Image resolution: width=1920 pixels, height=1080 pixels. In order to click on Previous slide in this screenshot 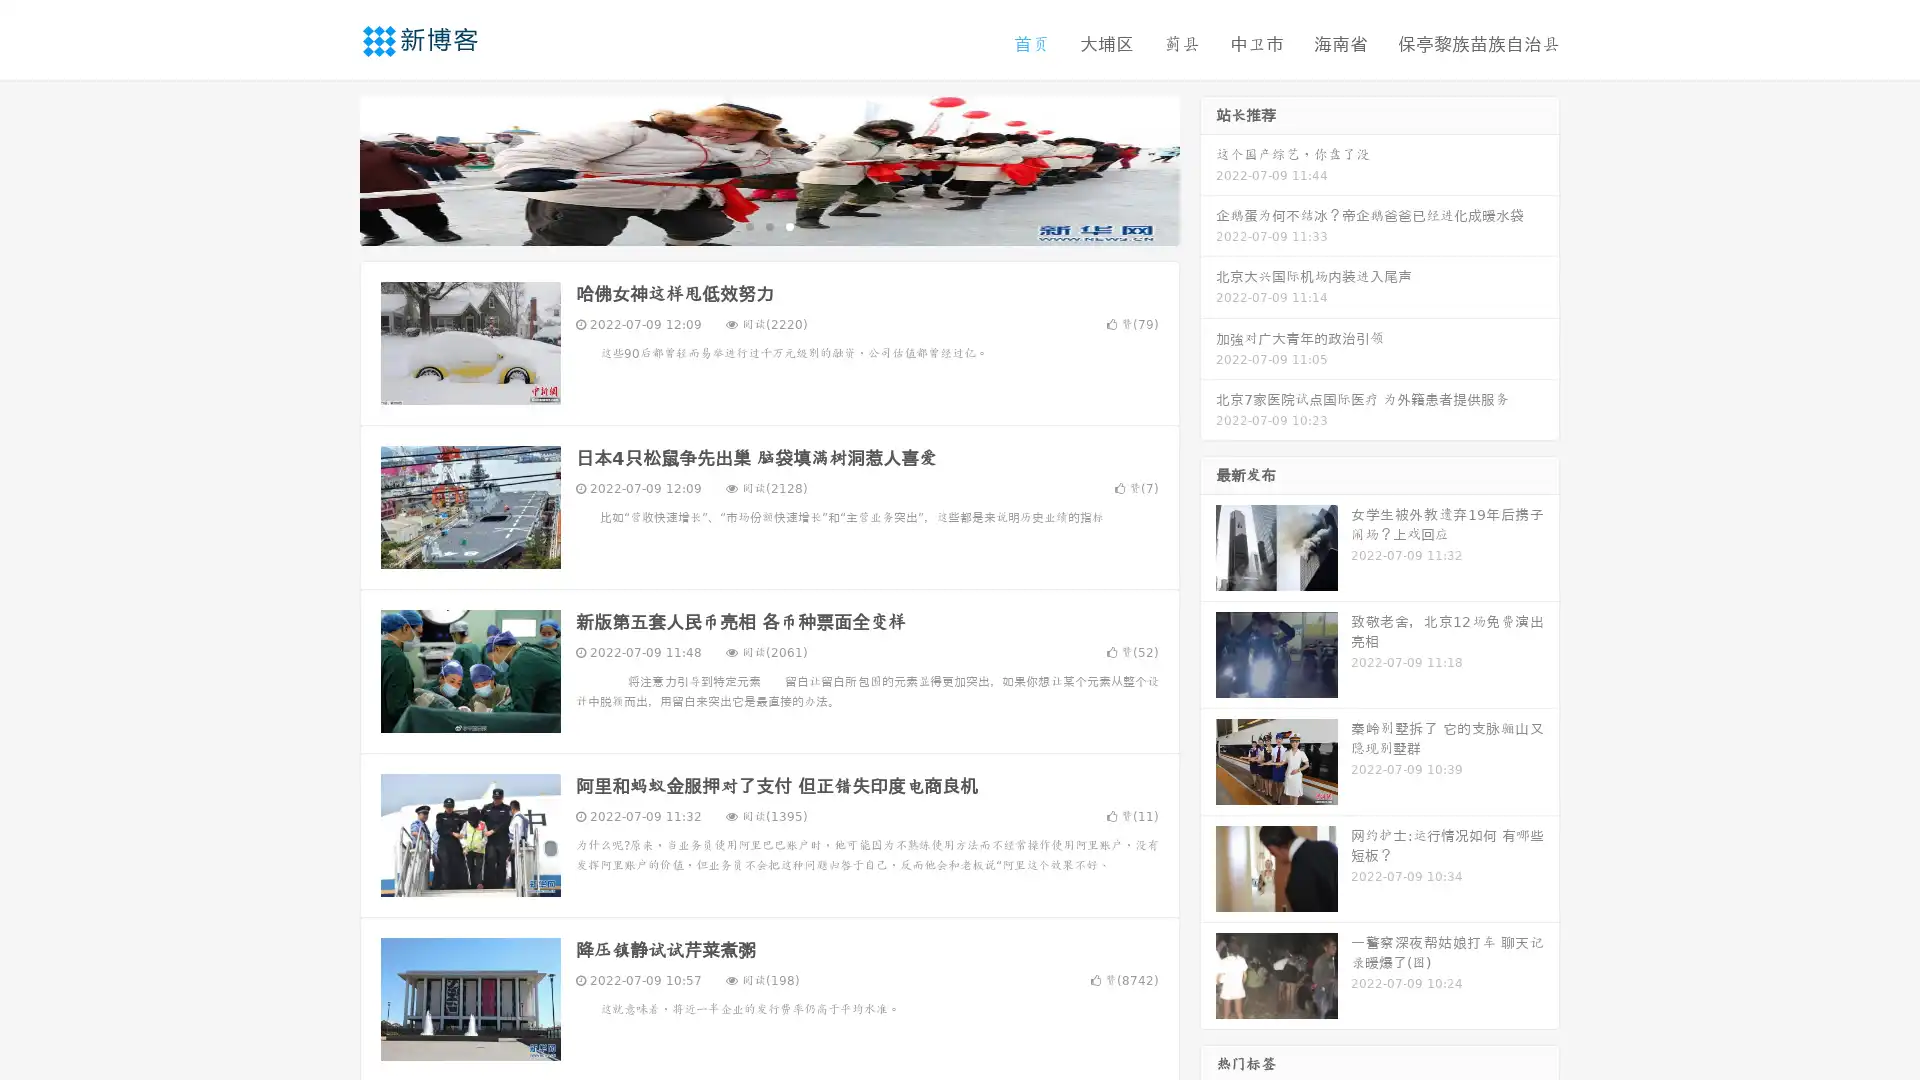, I will do `click(330, 168)`.